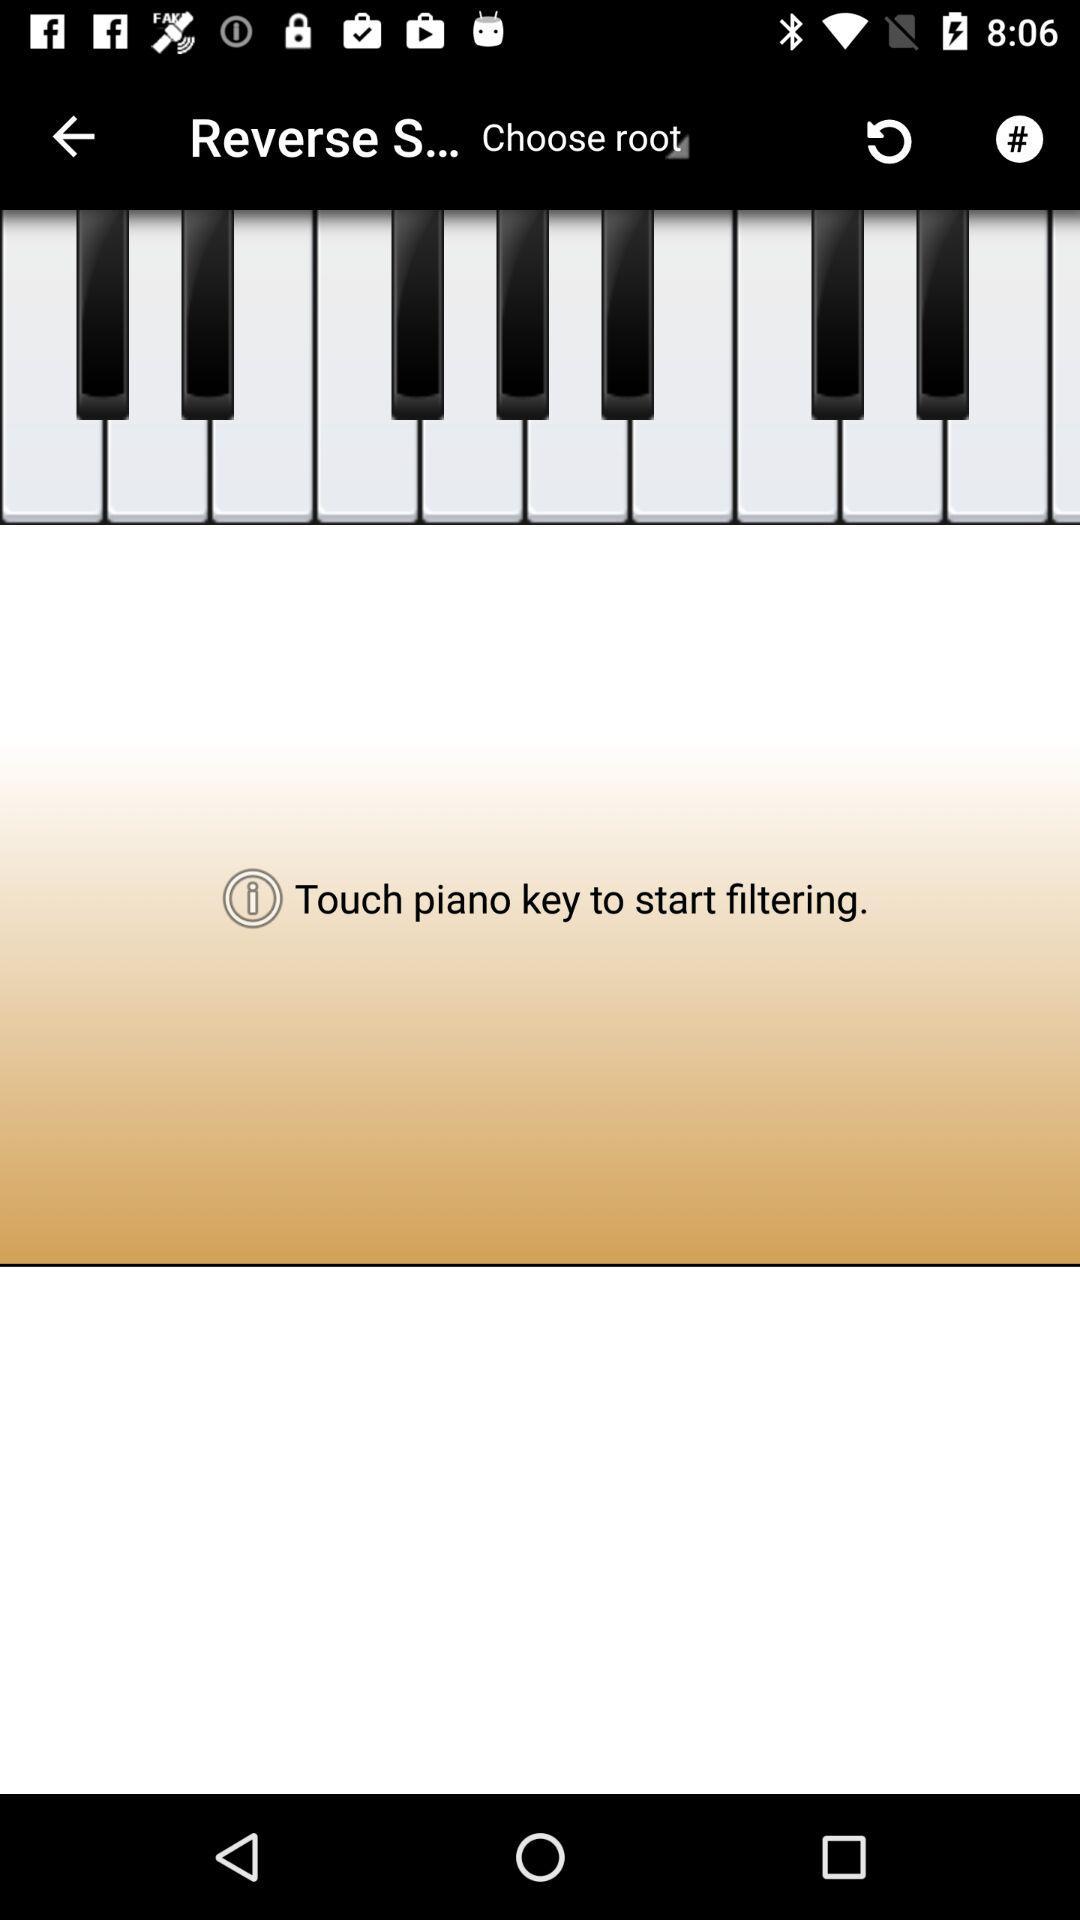 The height and width of the screenshot is (1920, 1080). I want to click on the first black tile from the left hand side, so click(103, 314).